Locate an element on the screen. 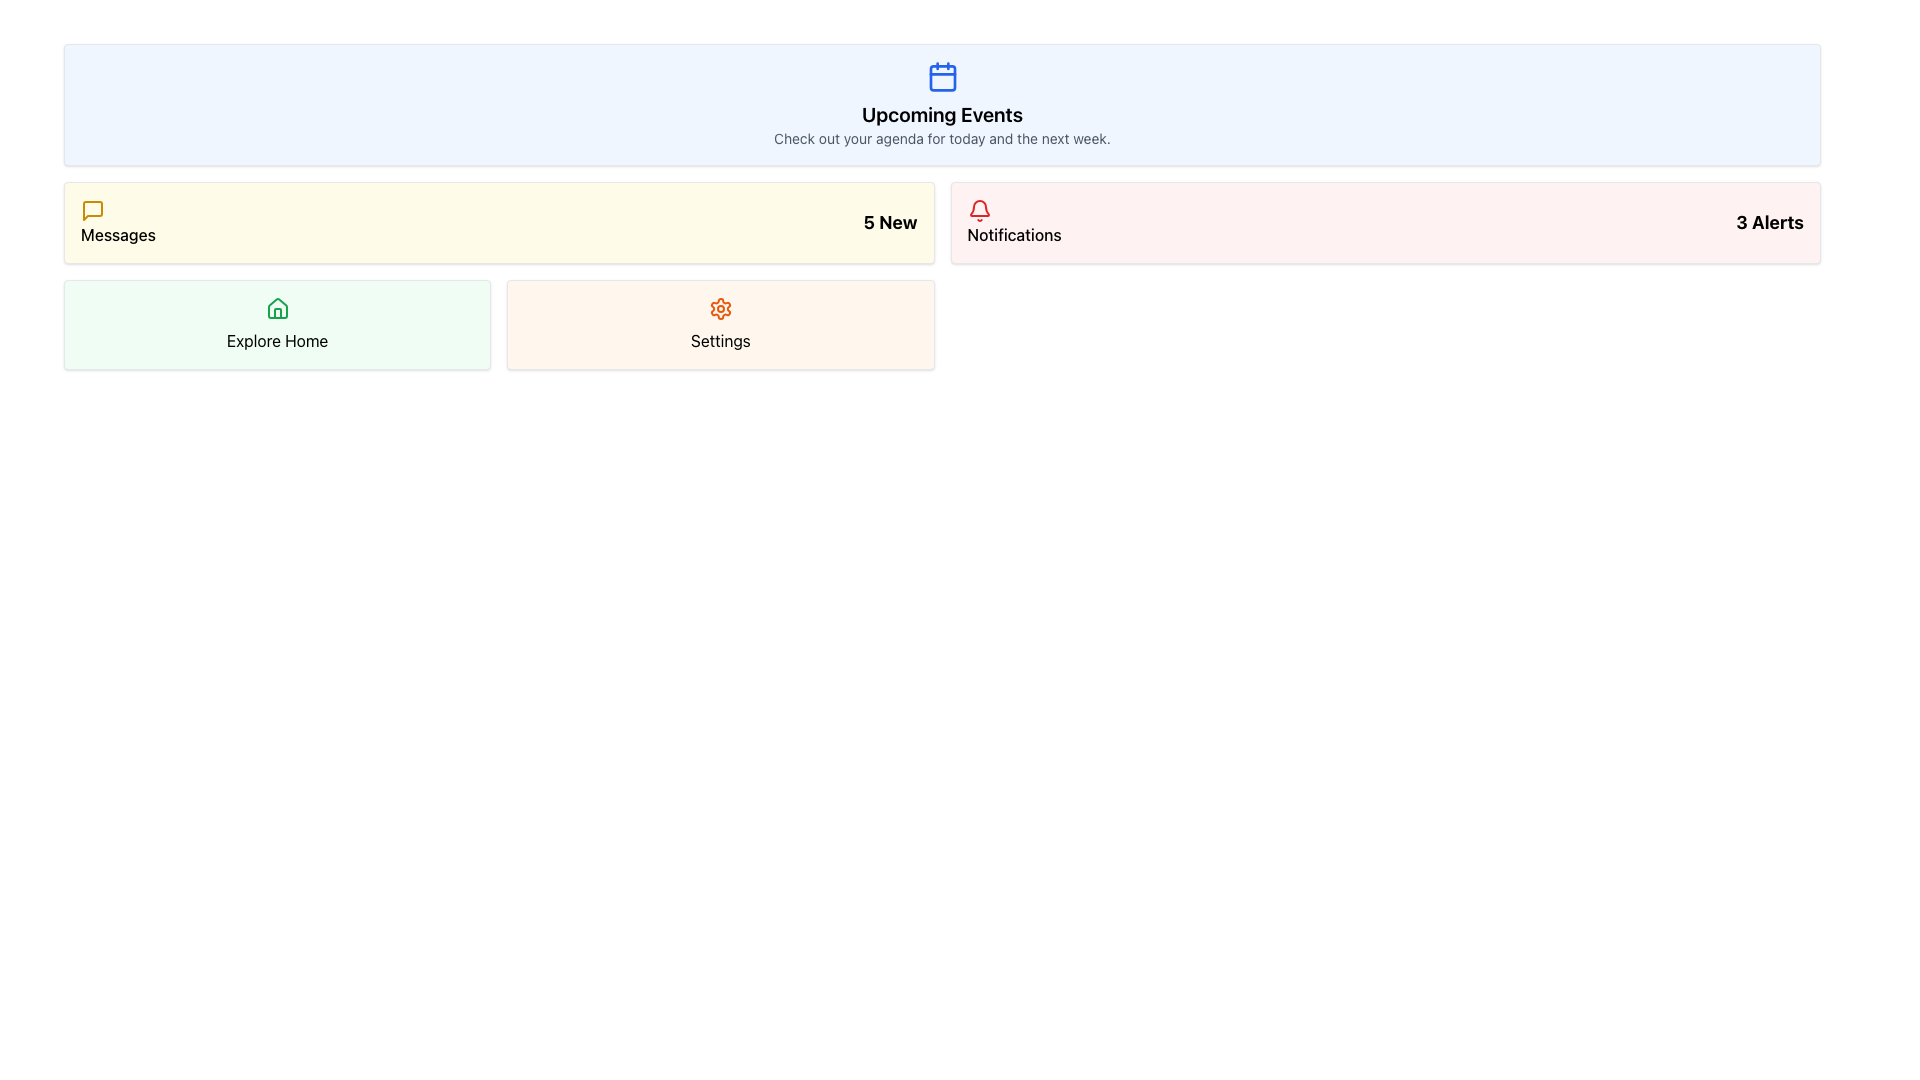 The image size is (1920, 1080). the Card component labeled 'Settings' with a gear icon, which has a light orange background and is located in the bottom row of a four-column grid layout is located at coordinates (720, 323).